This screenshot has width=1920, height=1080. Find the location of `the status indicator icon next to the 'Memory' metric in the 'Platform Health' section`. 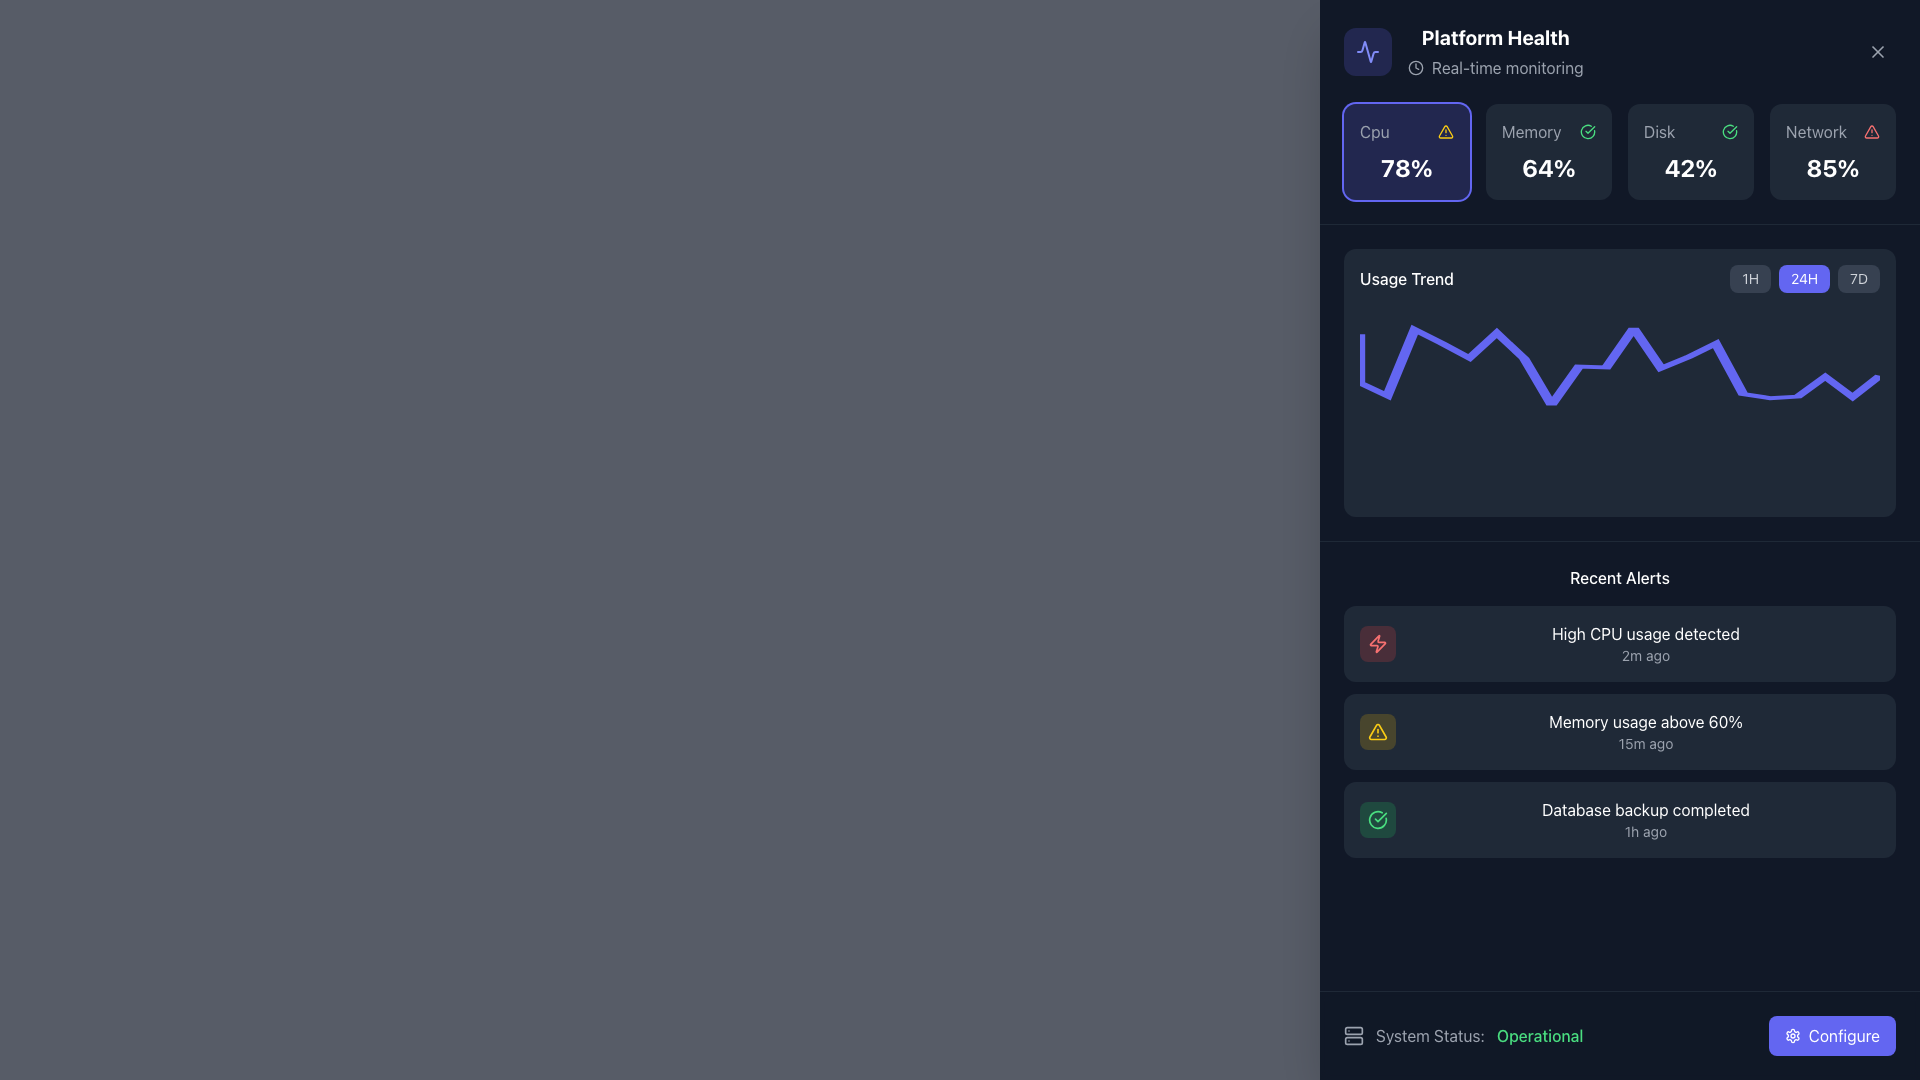

the status indicator icon next to the 'Memory' metric in the 'Platform Health' section is located at coordinates (1587, 131).